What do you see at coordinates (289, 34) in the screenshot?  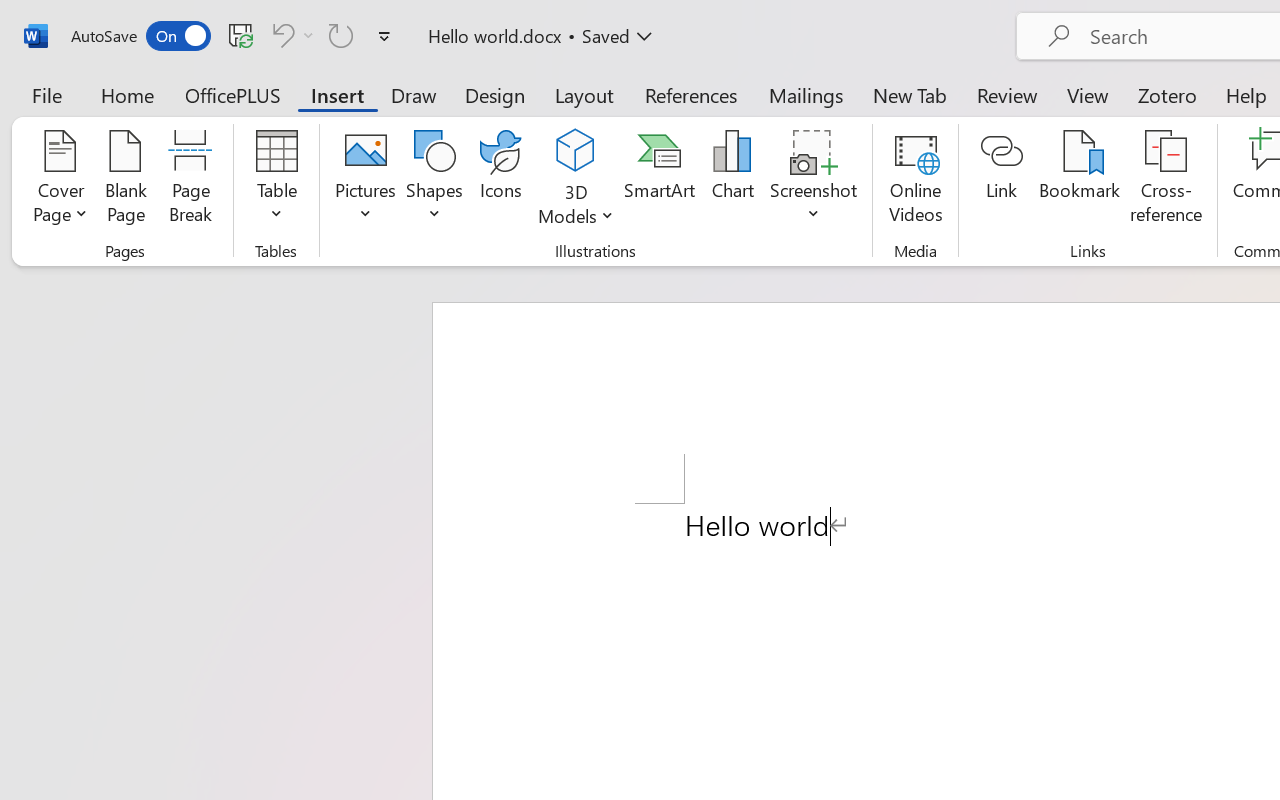 I see `'Can'` at bounding box center [289, 34].